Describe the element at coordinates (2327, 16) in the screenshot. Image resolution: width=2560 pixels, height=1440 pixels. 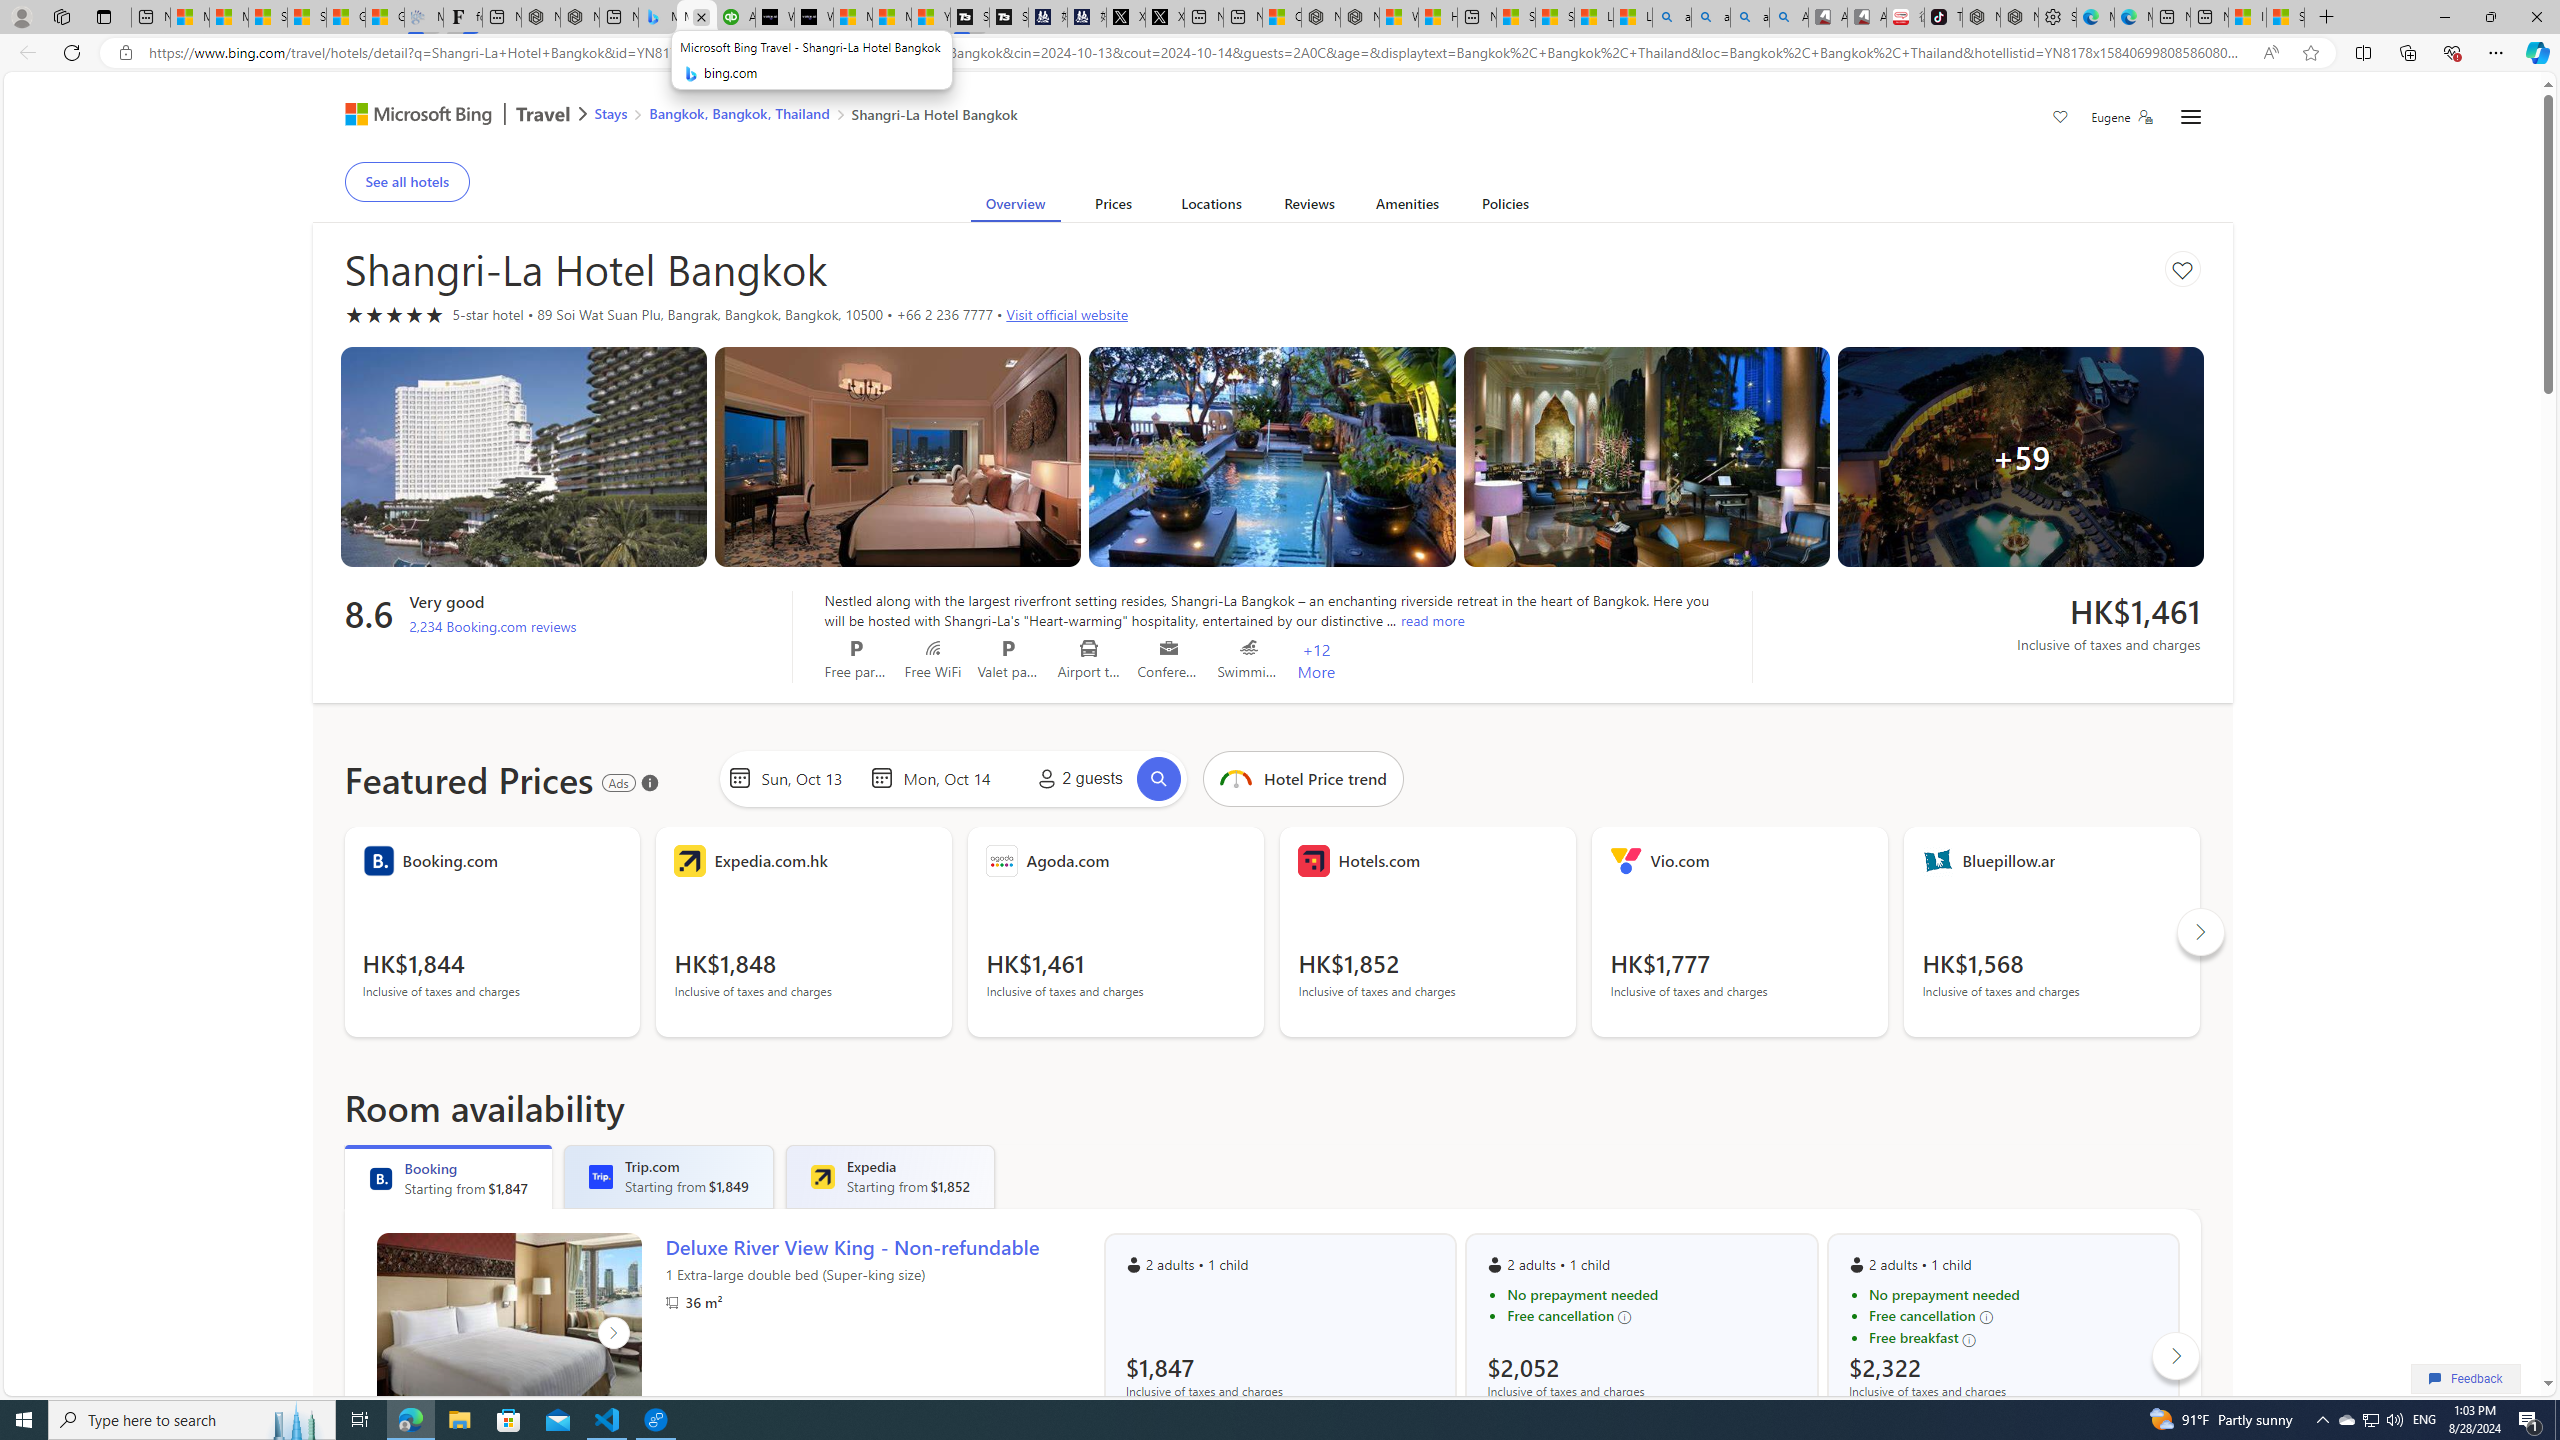
I see `'New Tab'` at that location.